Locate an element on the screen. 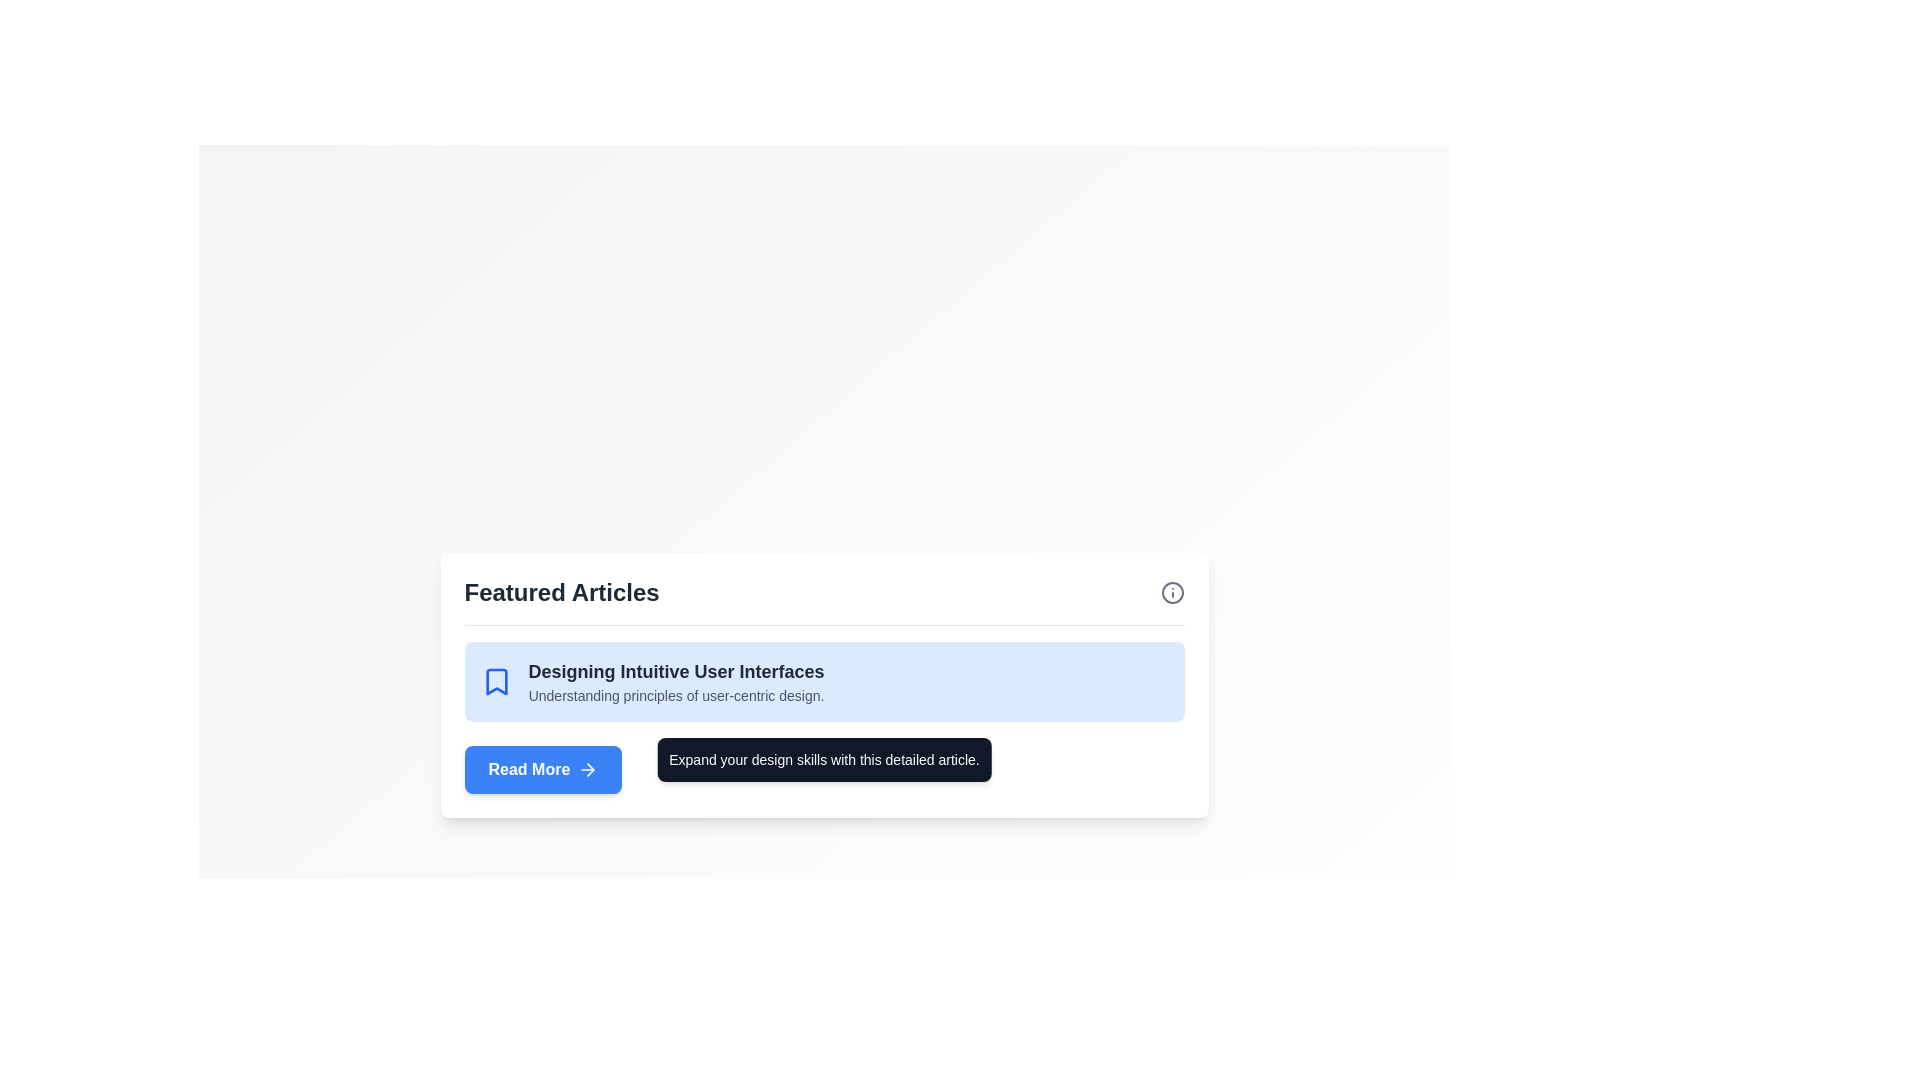 This screenshot has height=1080, width=1920. the text element displaying 'Designing Intuitive User Interfaces' is located at coordinates (676, 671).